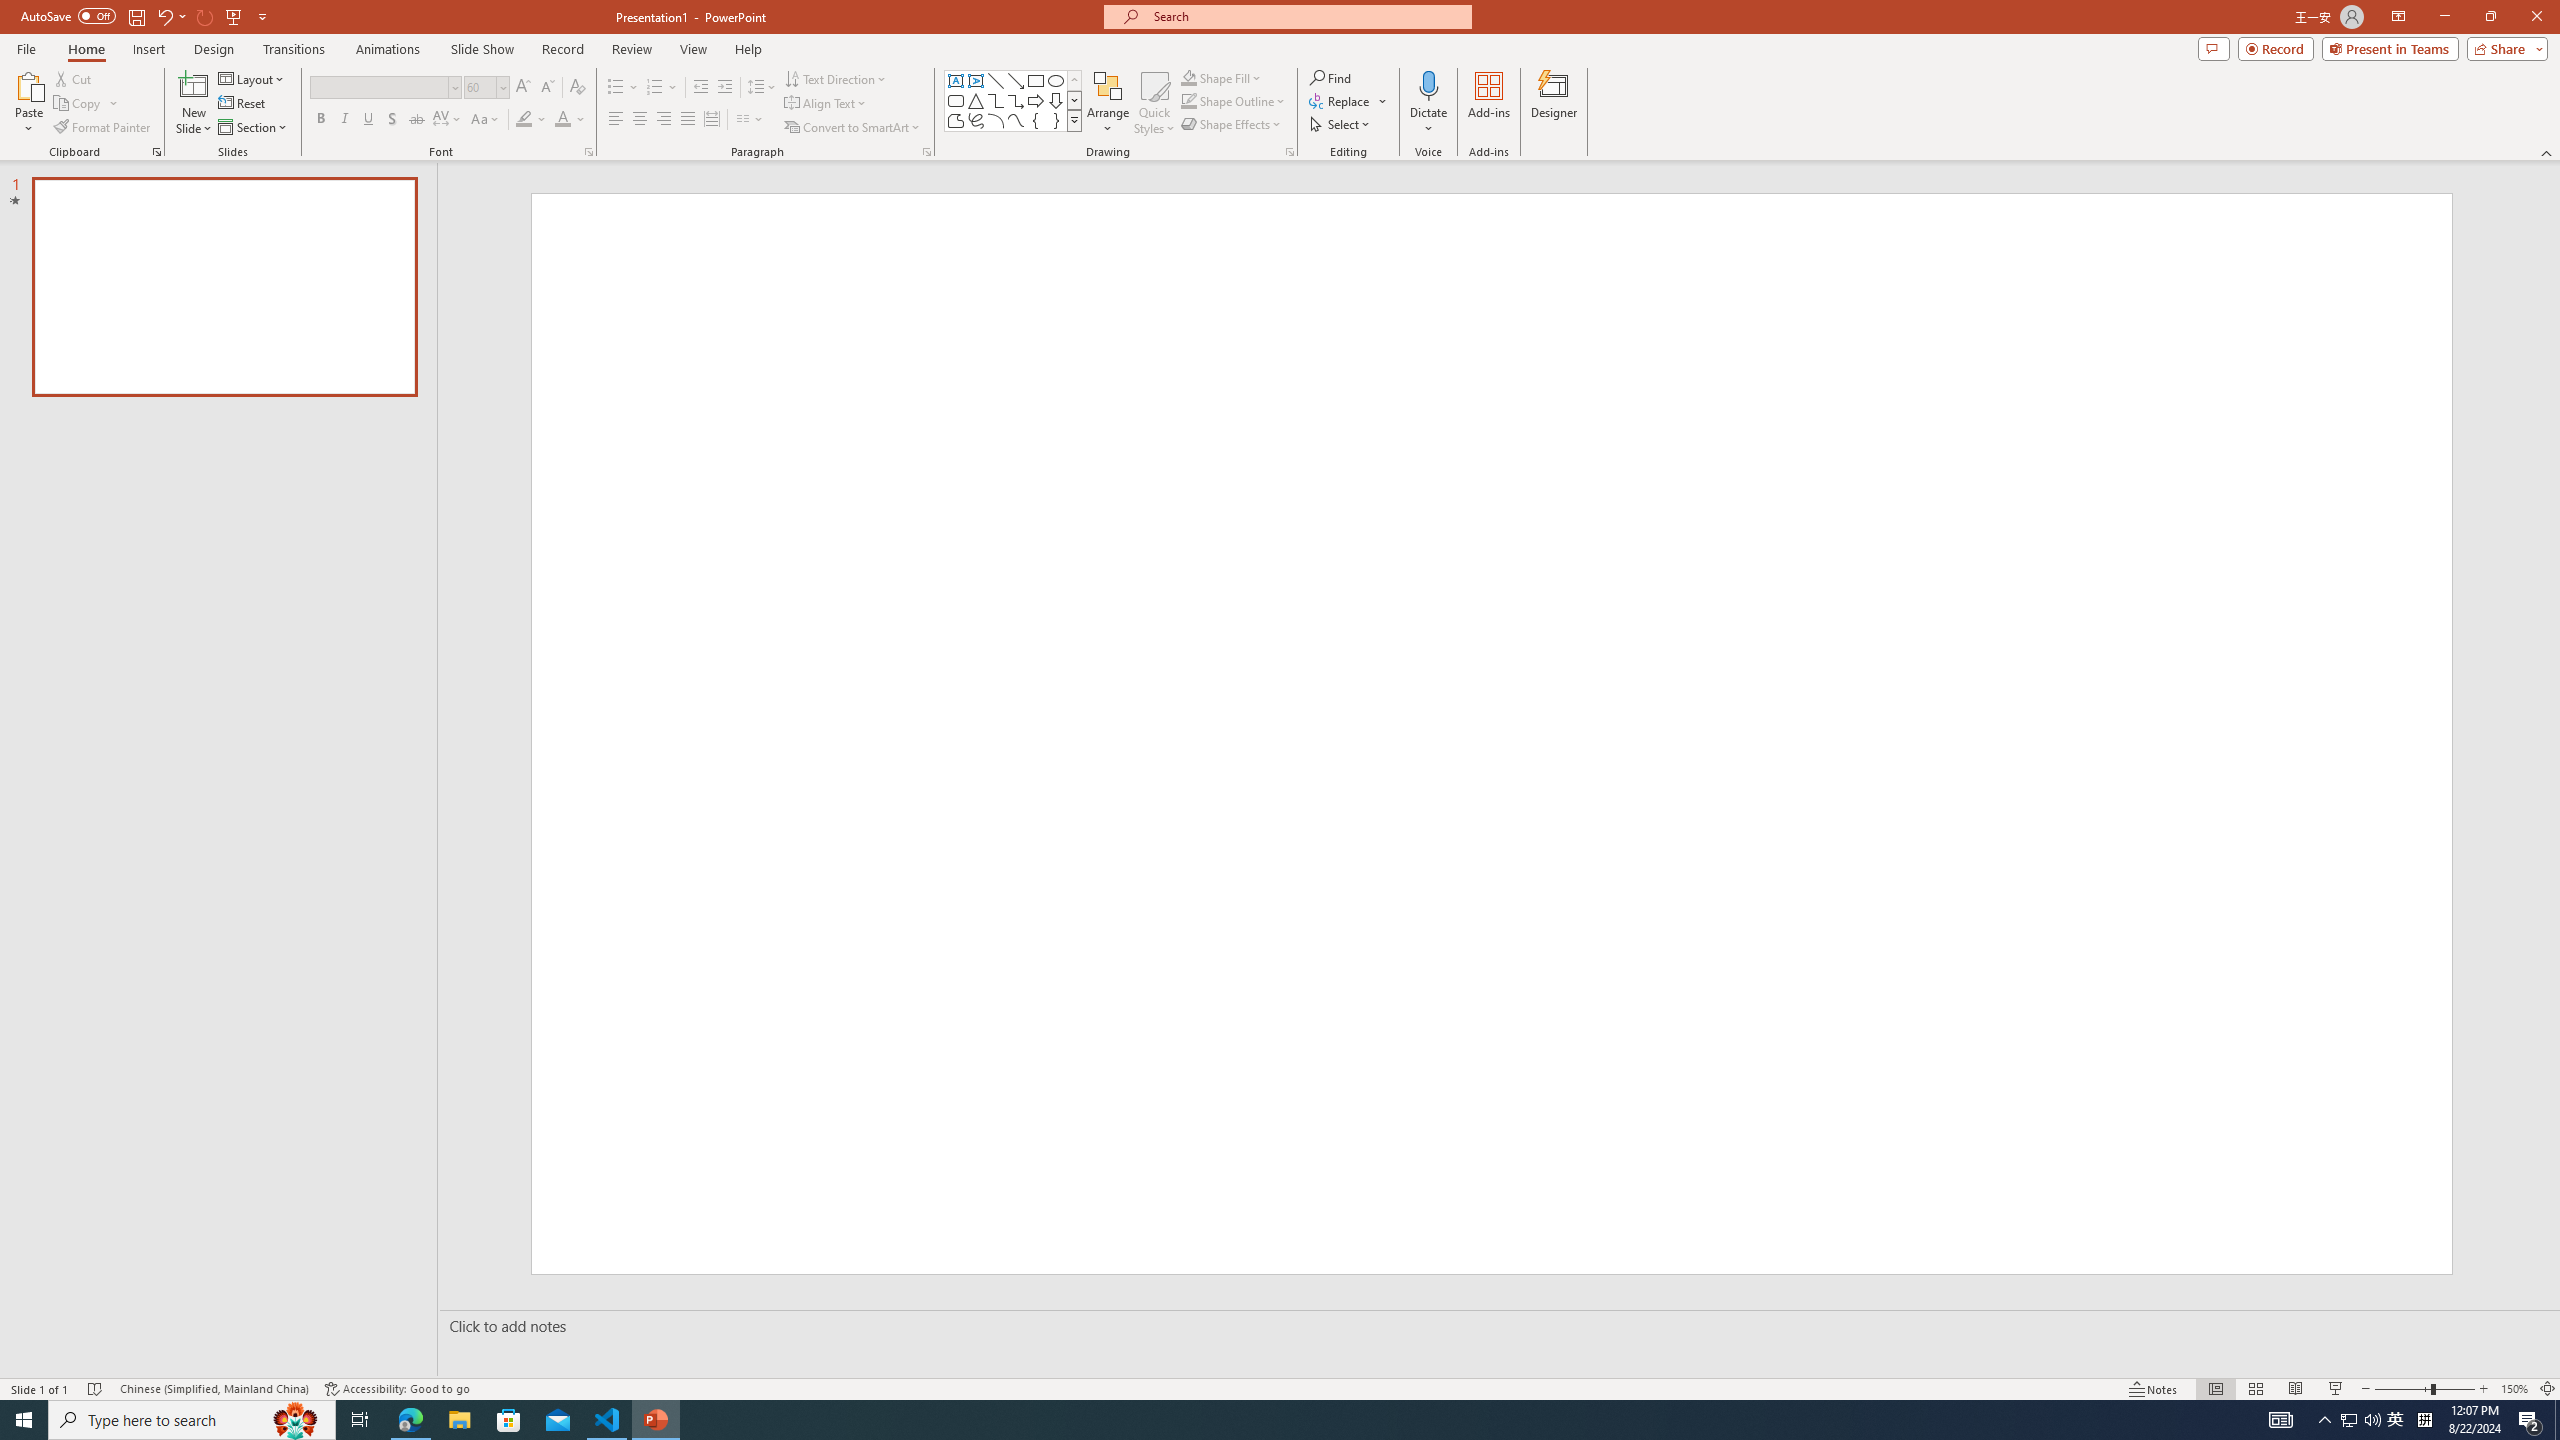  What do you see at coordinates (253, 127) in the screenshot?
I see `'Section'` at bounding box center [253, 127].